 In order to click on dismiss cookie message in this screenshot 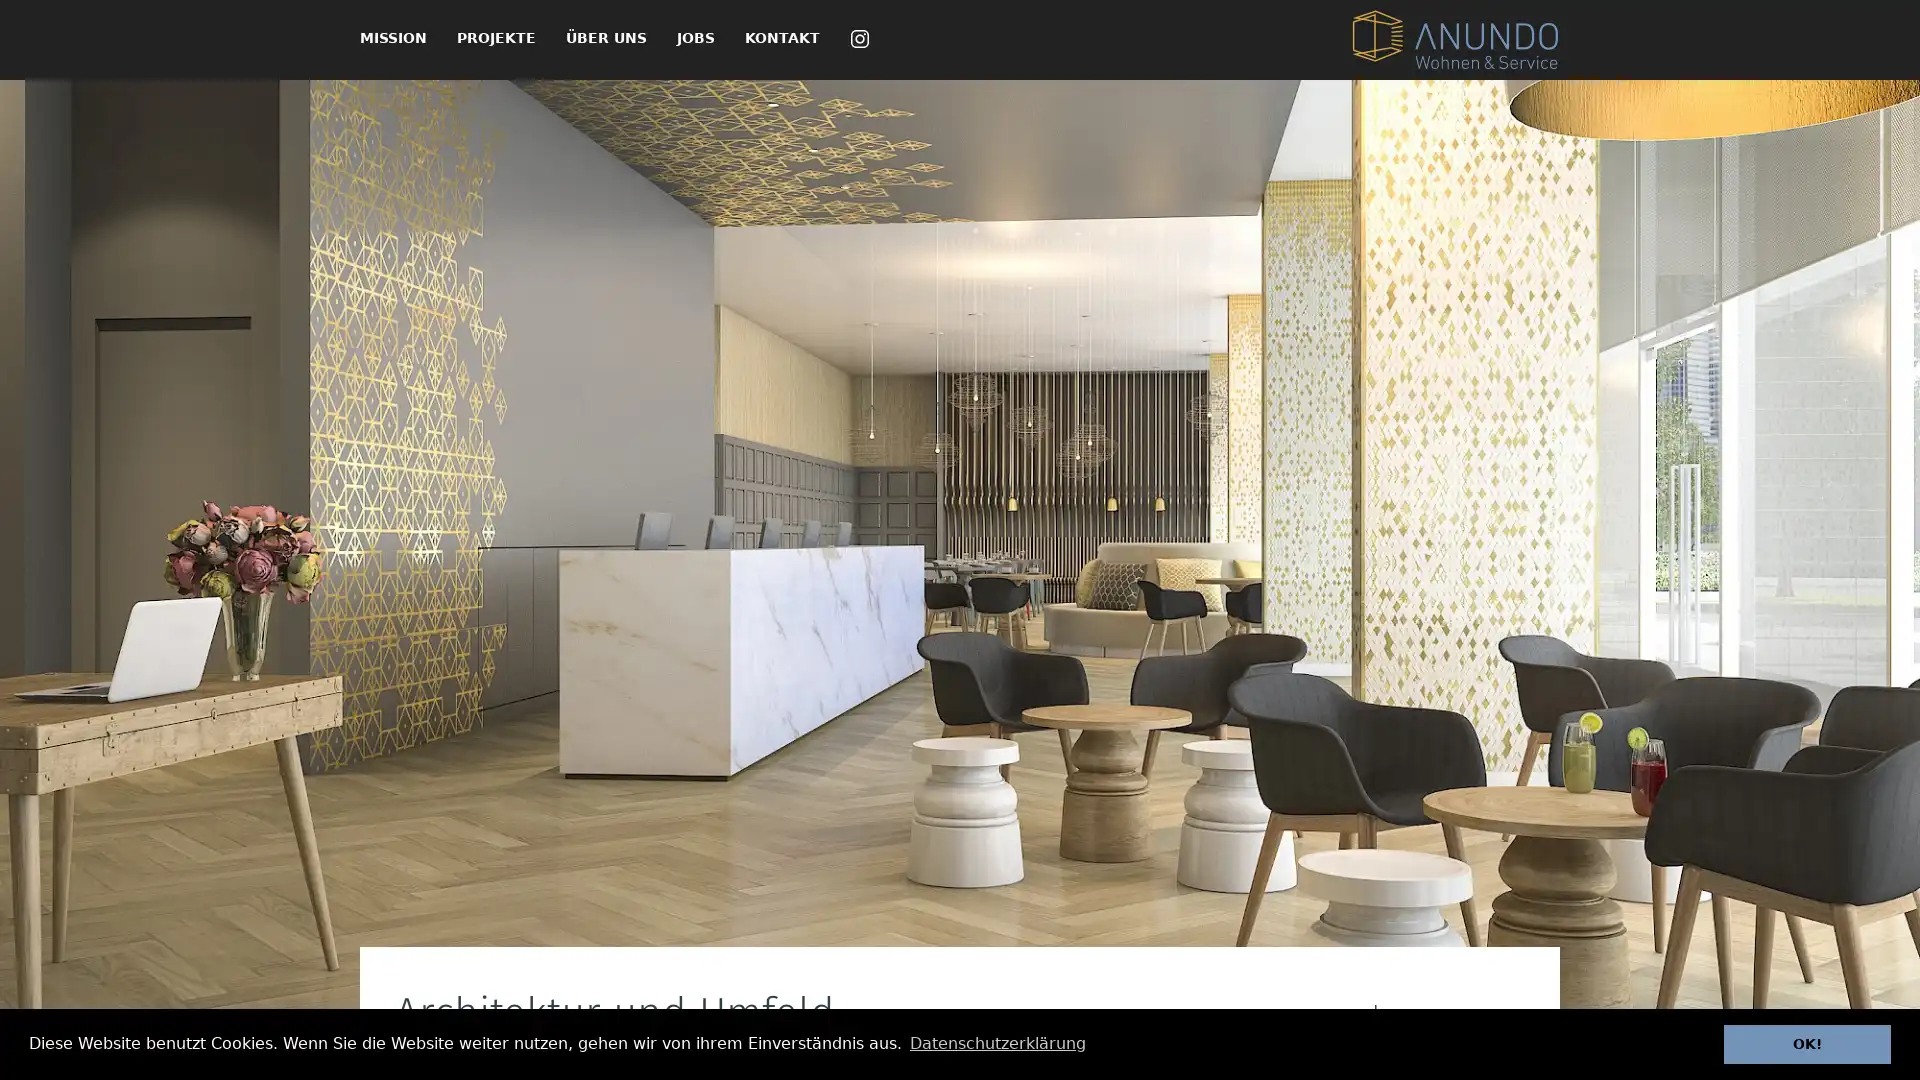, I will do `click(1807, 1043)`.